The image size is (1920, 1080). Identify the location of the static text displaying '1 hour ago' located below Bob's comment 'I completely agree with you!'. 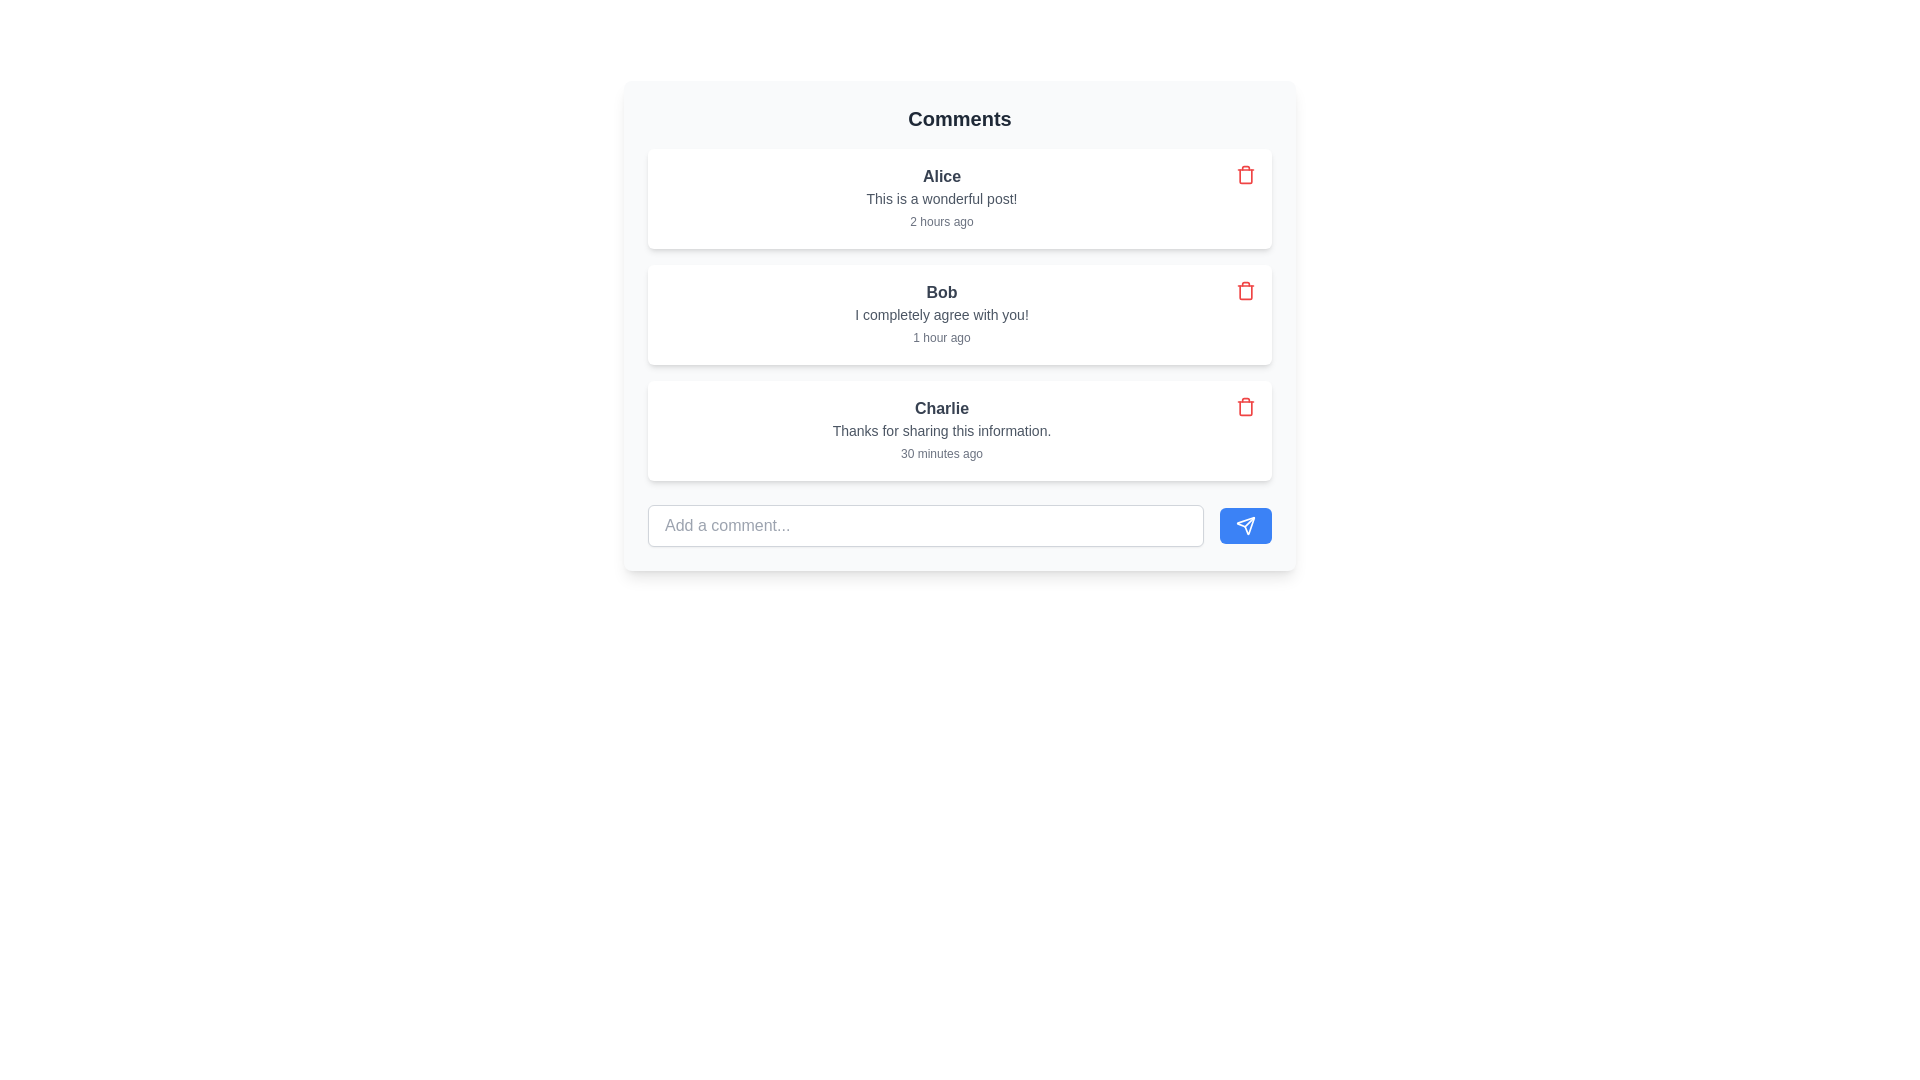
(940, 337).